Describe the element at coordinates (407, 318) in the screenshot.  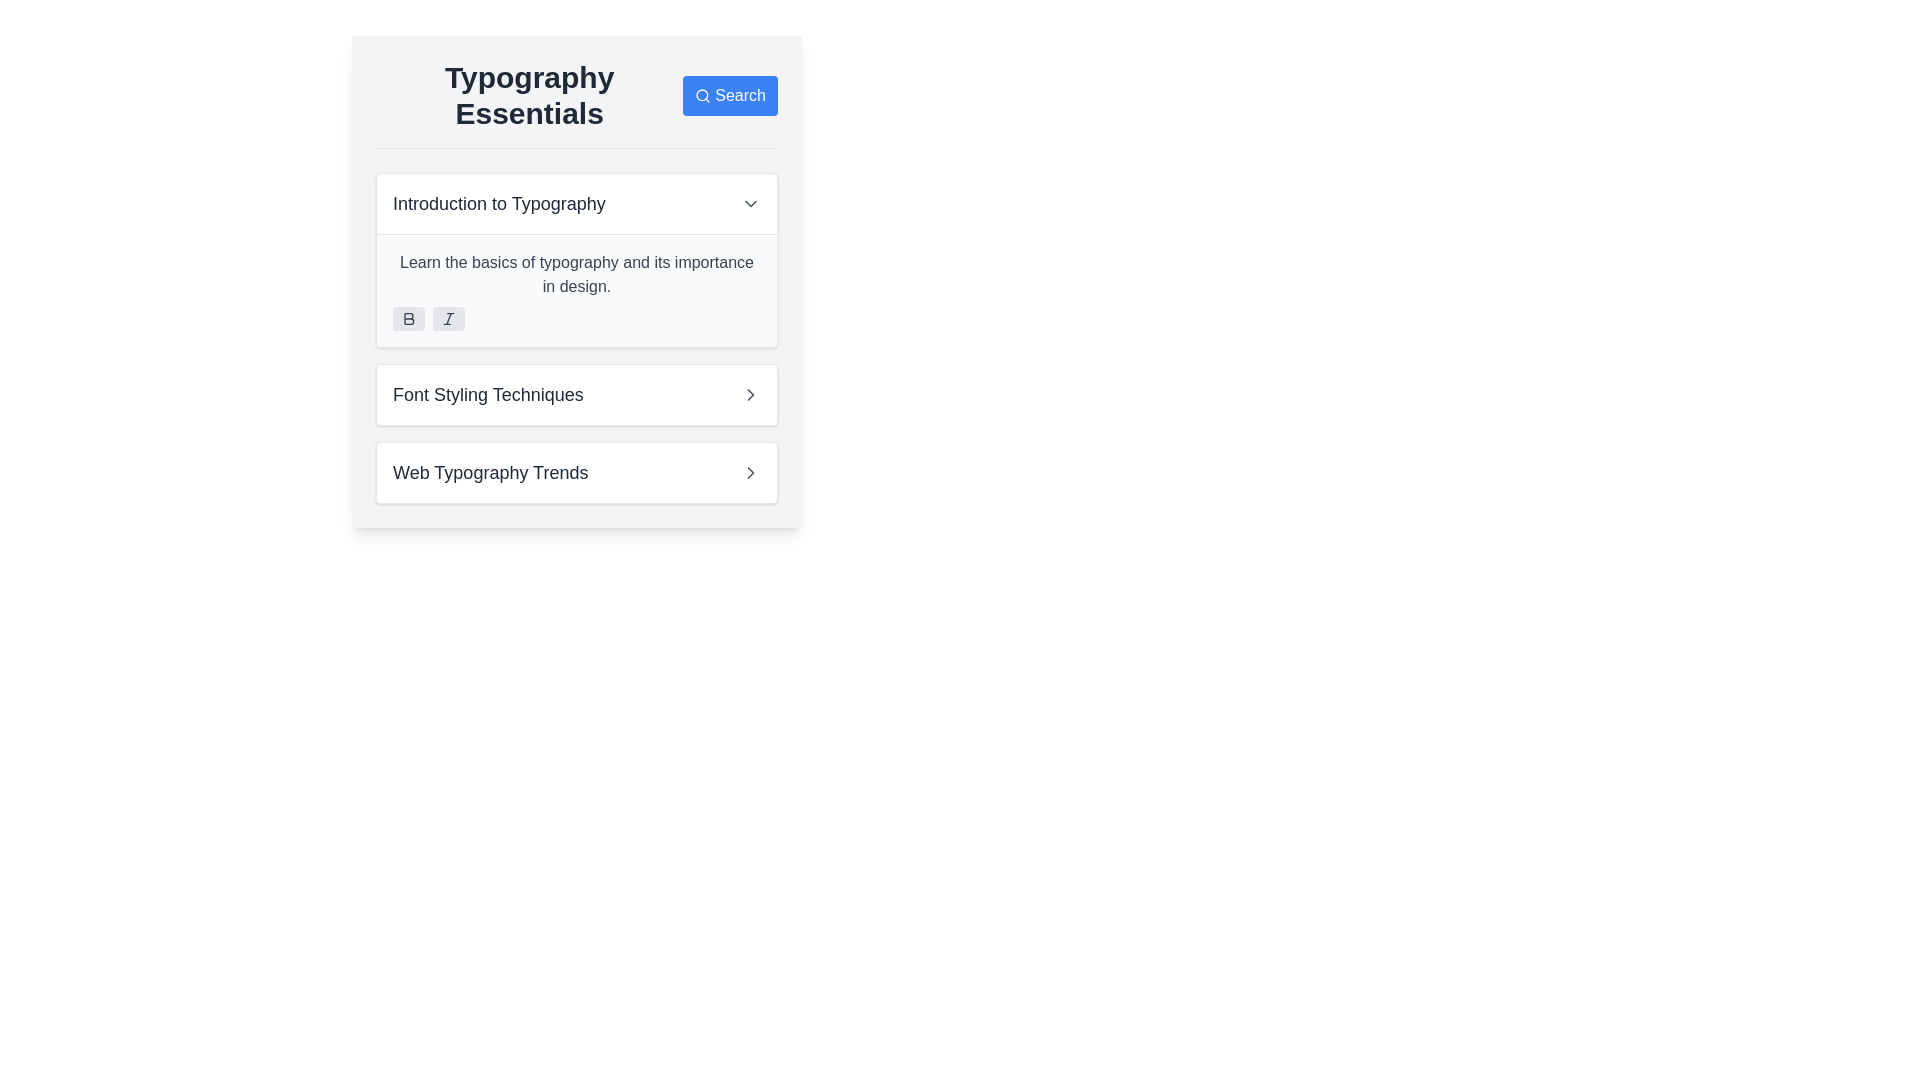
I see `the first button under the 'Introduction to Typography' section to apply bold formatting to text` at that location.